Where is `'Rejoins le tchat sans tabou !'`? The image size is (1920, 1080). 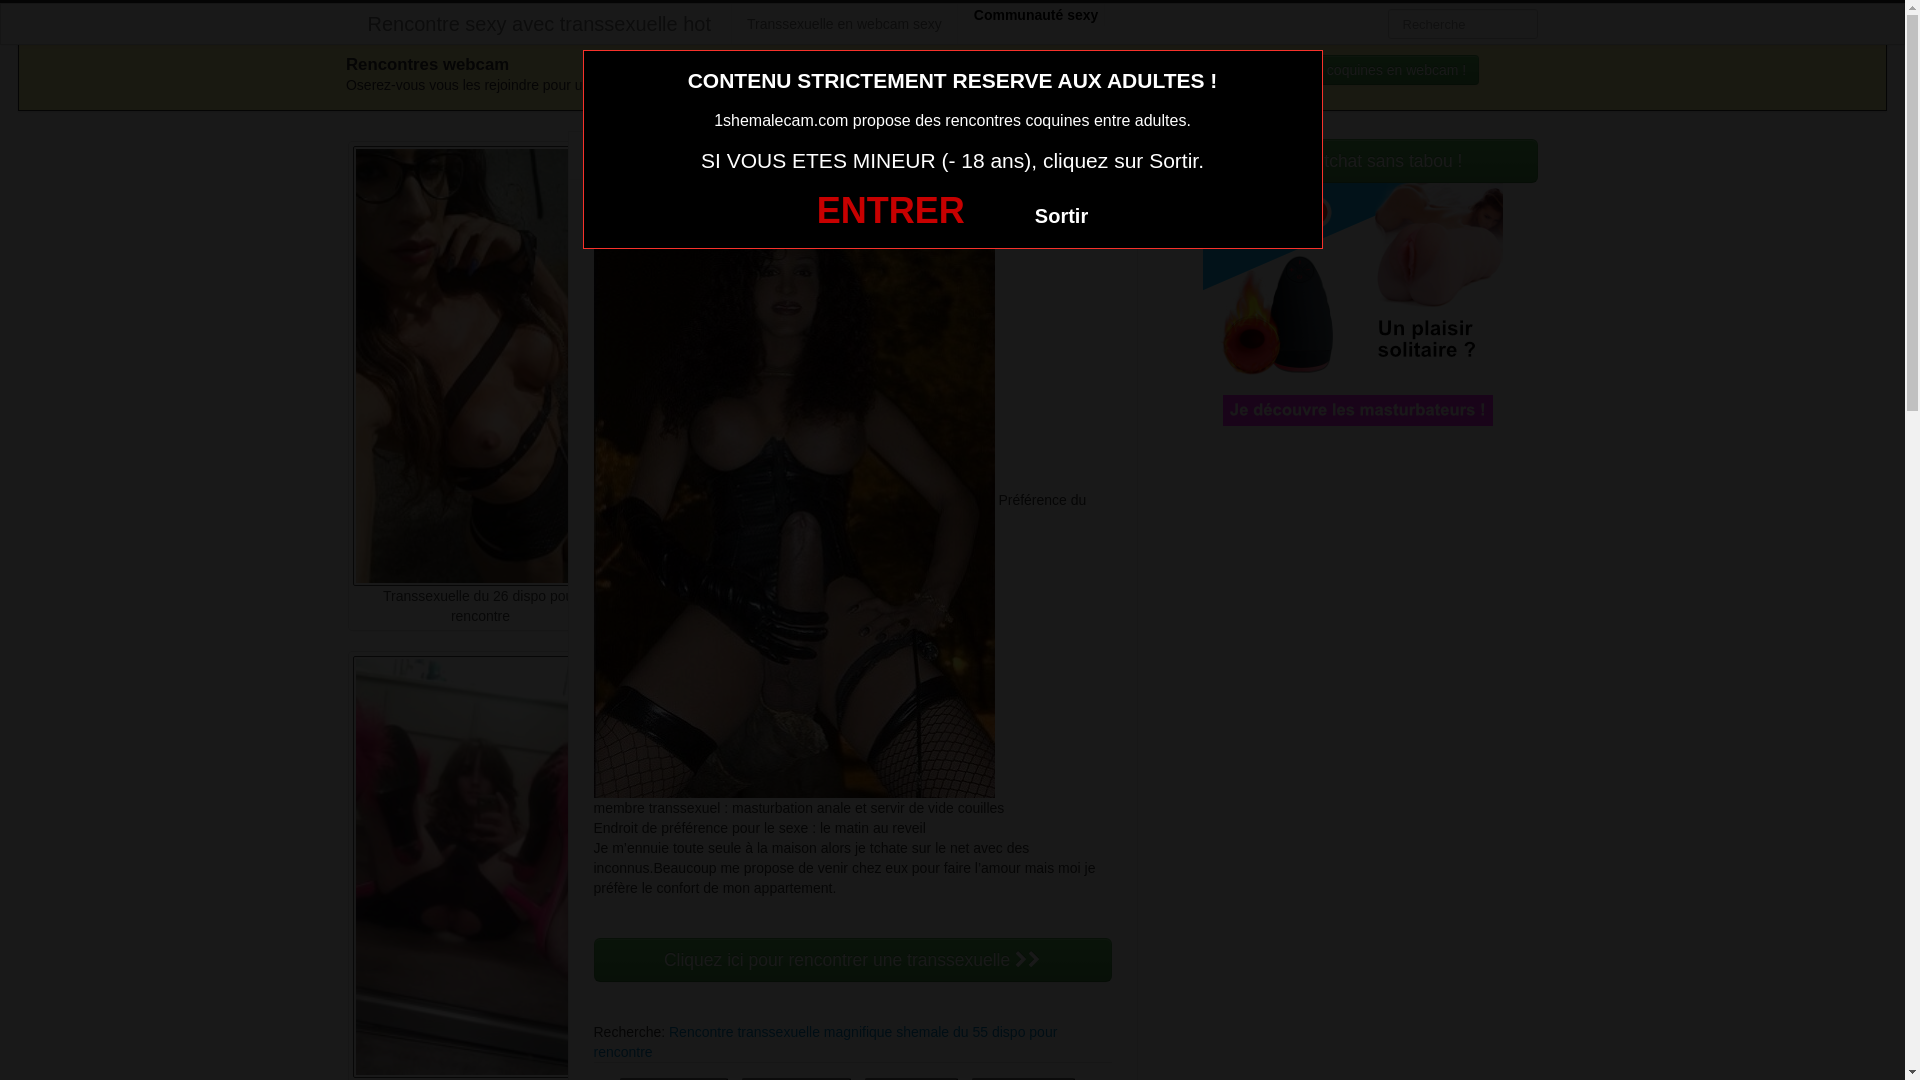 'Rejoins le tchat sans tabou !' is located at coordinates (1353, 160).